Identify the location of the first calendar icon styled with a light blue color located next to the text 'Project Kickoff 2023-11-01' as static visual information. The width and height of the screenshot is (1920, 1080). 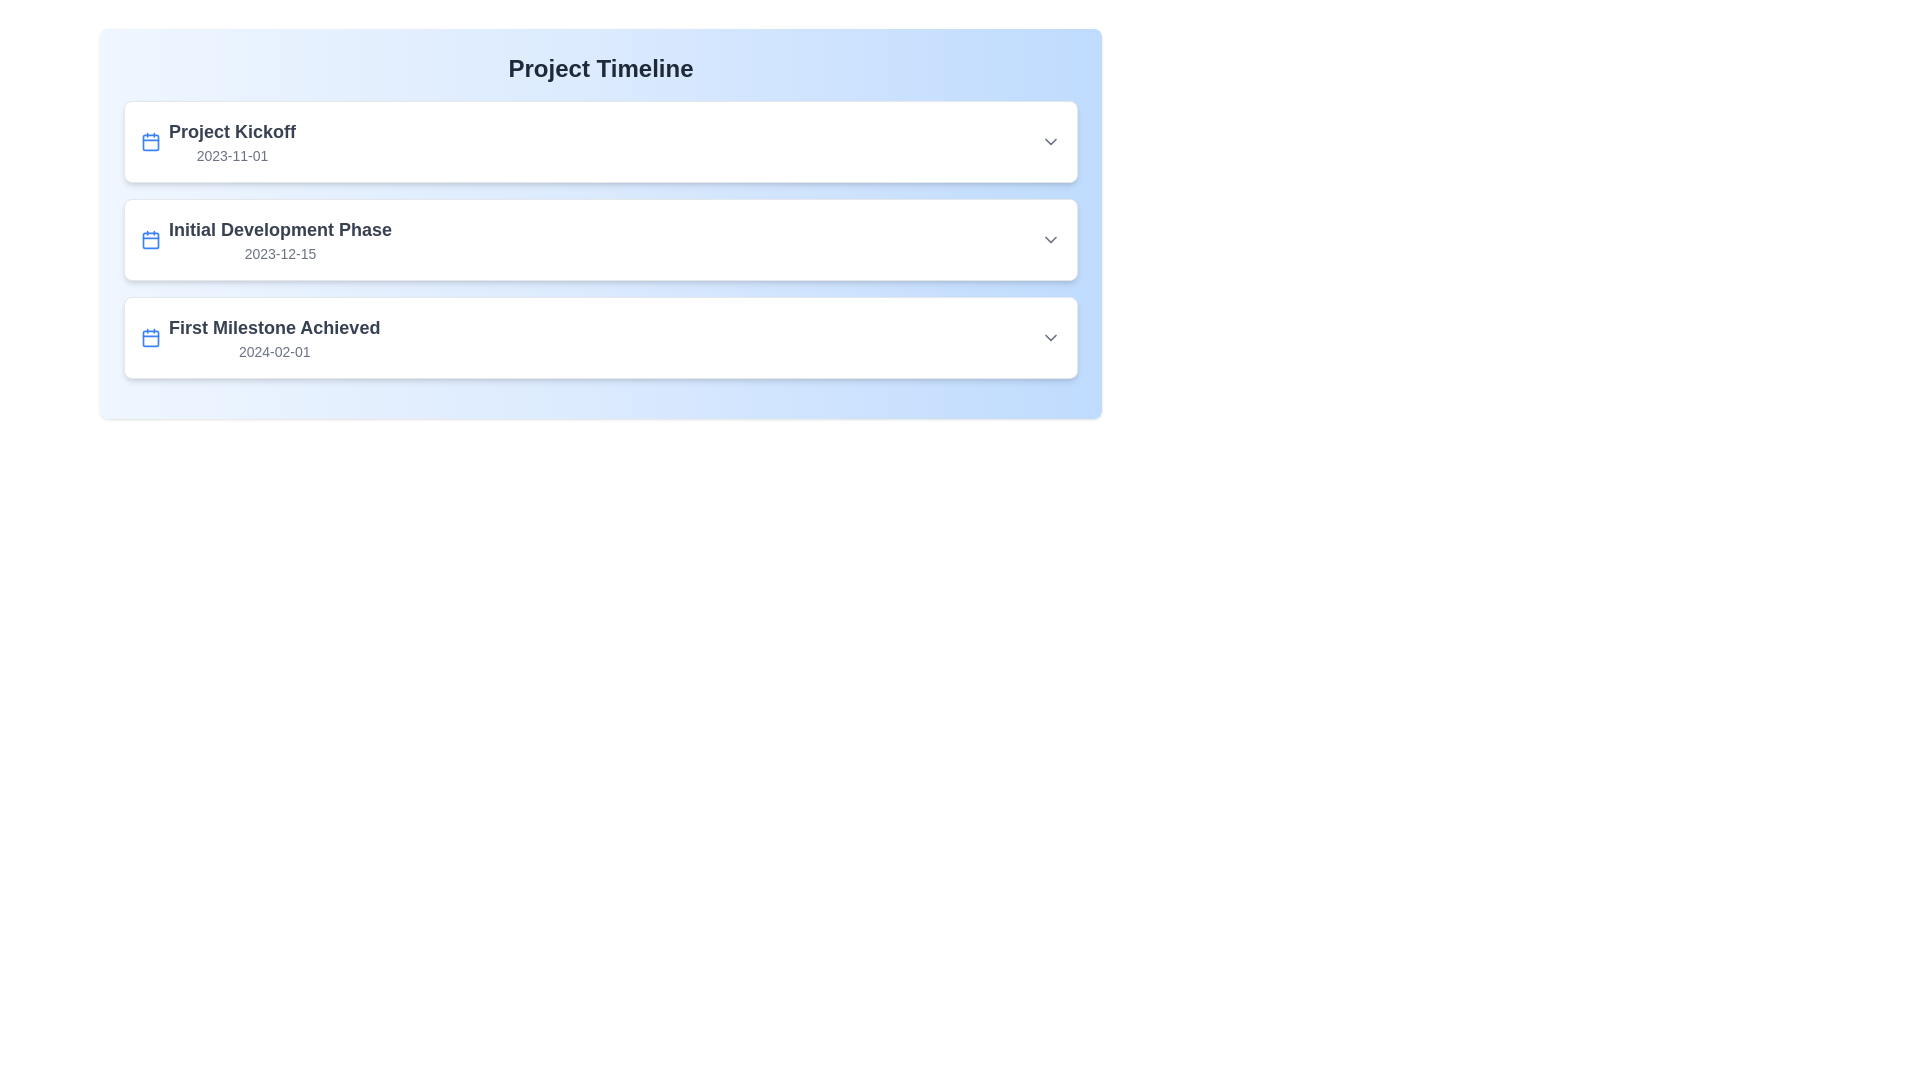
(149, 141).